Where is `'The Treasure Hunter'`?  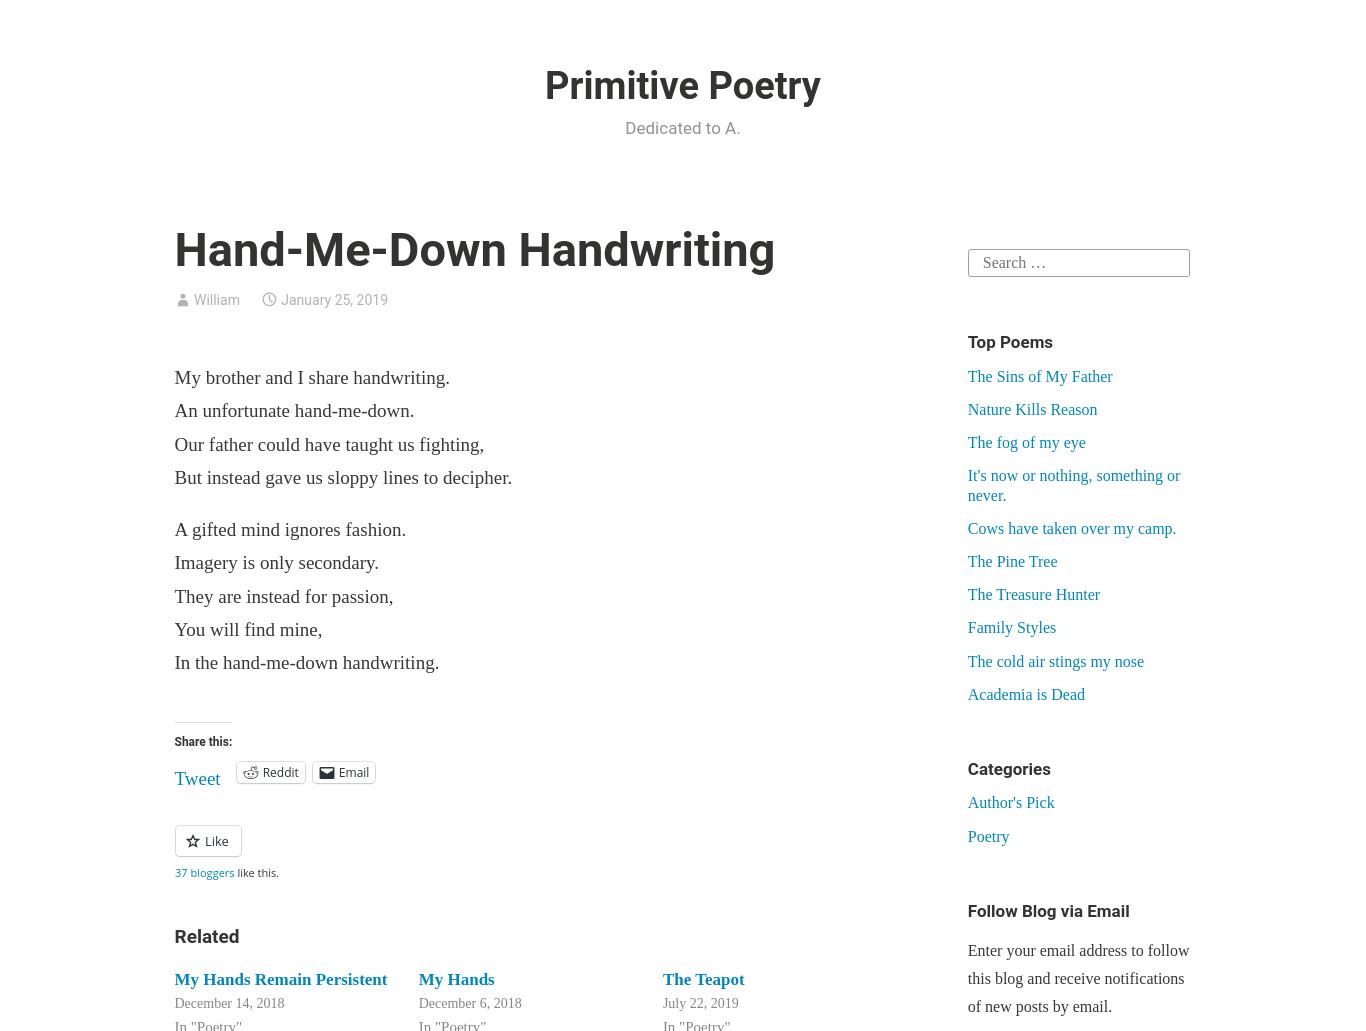
'The Treasure Hunter' is located at coordinates (966, 593).